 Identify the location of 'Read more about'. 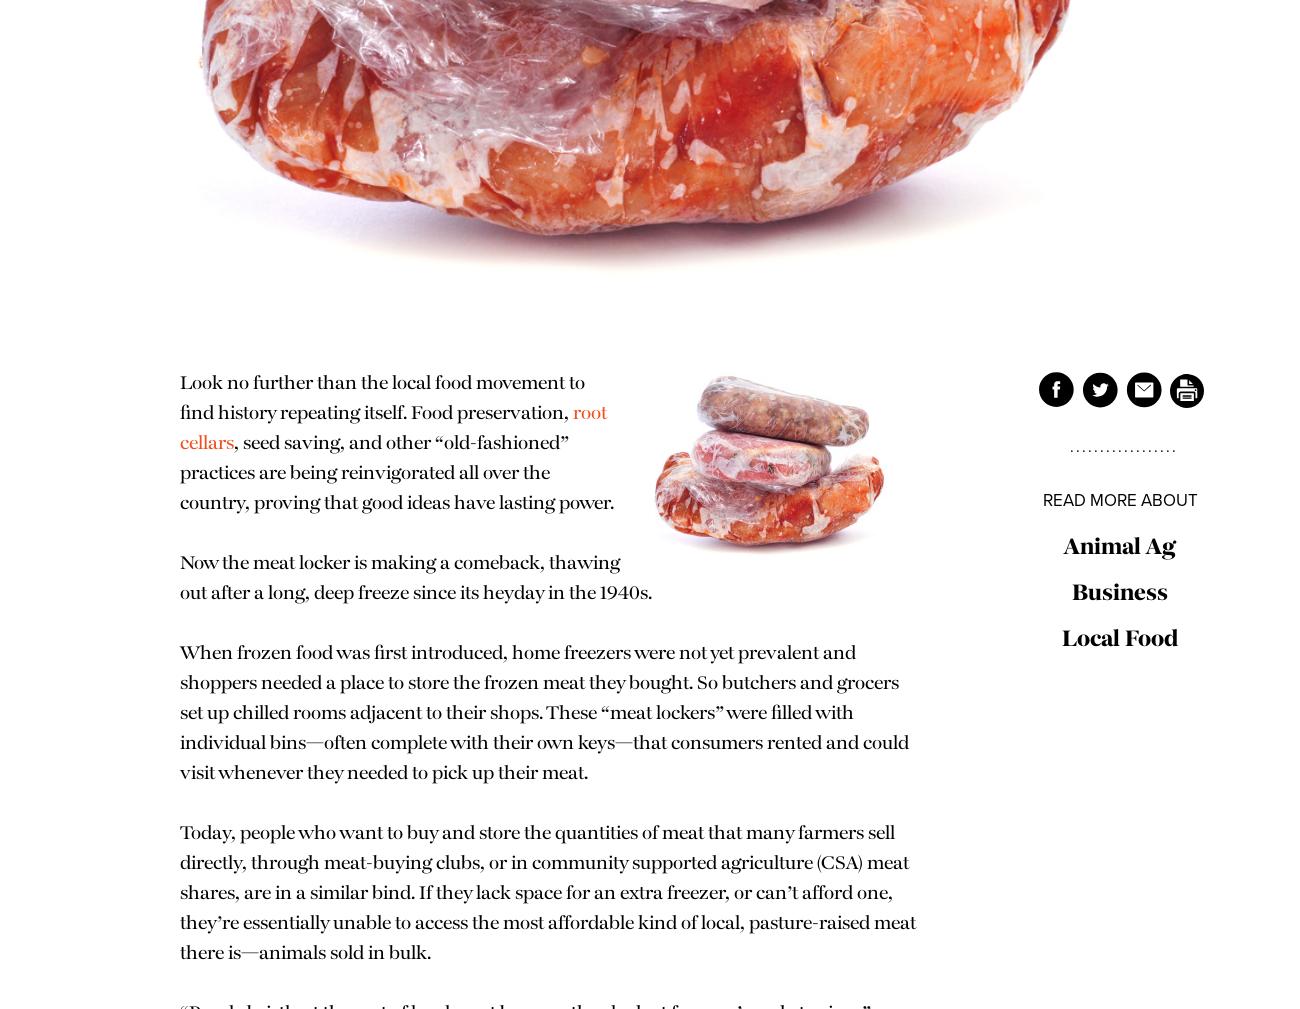
(1118, 498).